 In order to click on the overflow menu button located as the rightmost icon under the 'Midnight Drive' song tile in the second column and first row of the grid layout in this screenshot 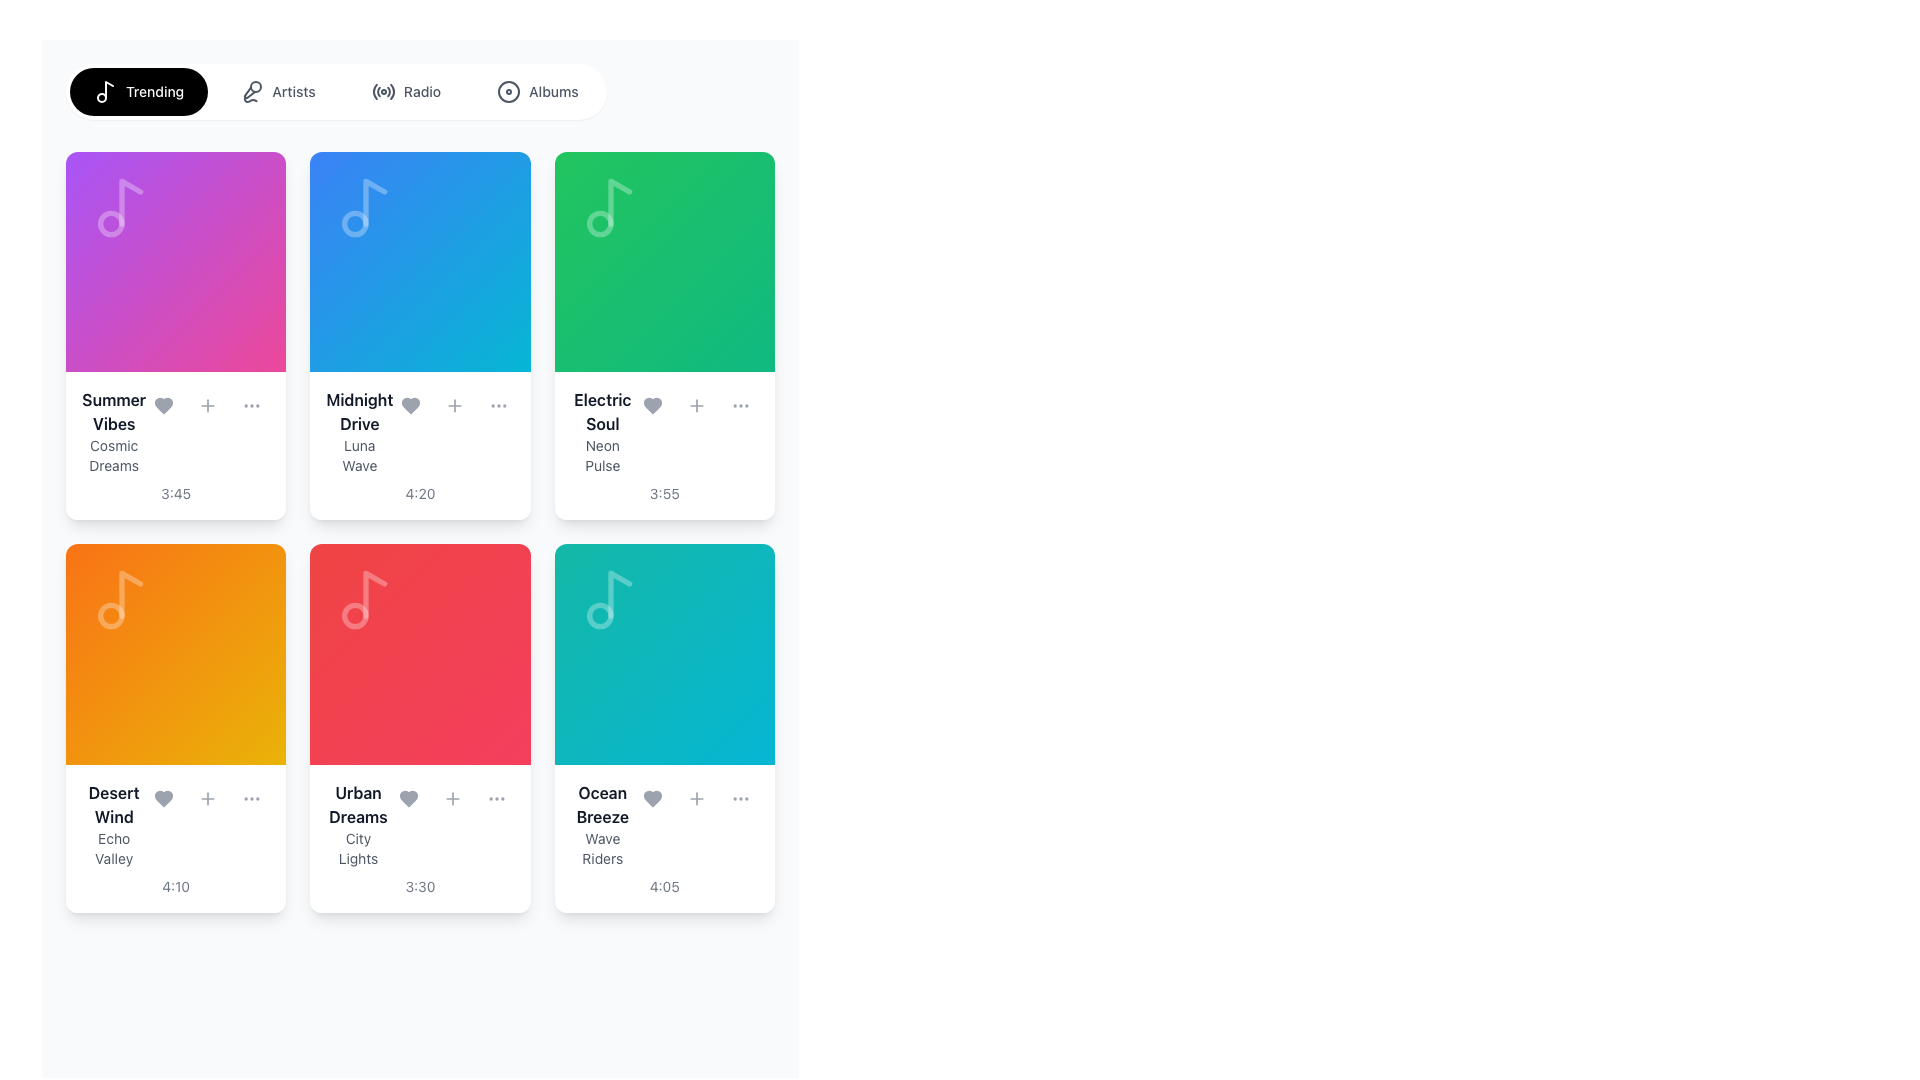, I will do `click(499, 405)`.